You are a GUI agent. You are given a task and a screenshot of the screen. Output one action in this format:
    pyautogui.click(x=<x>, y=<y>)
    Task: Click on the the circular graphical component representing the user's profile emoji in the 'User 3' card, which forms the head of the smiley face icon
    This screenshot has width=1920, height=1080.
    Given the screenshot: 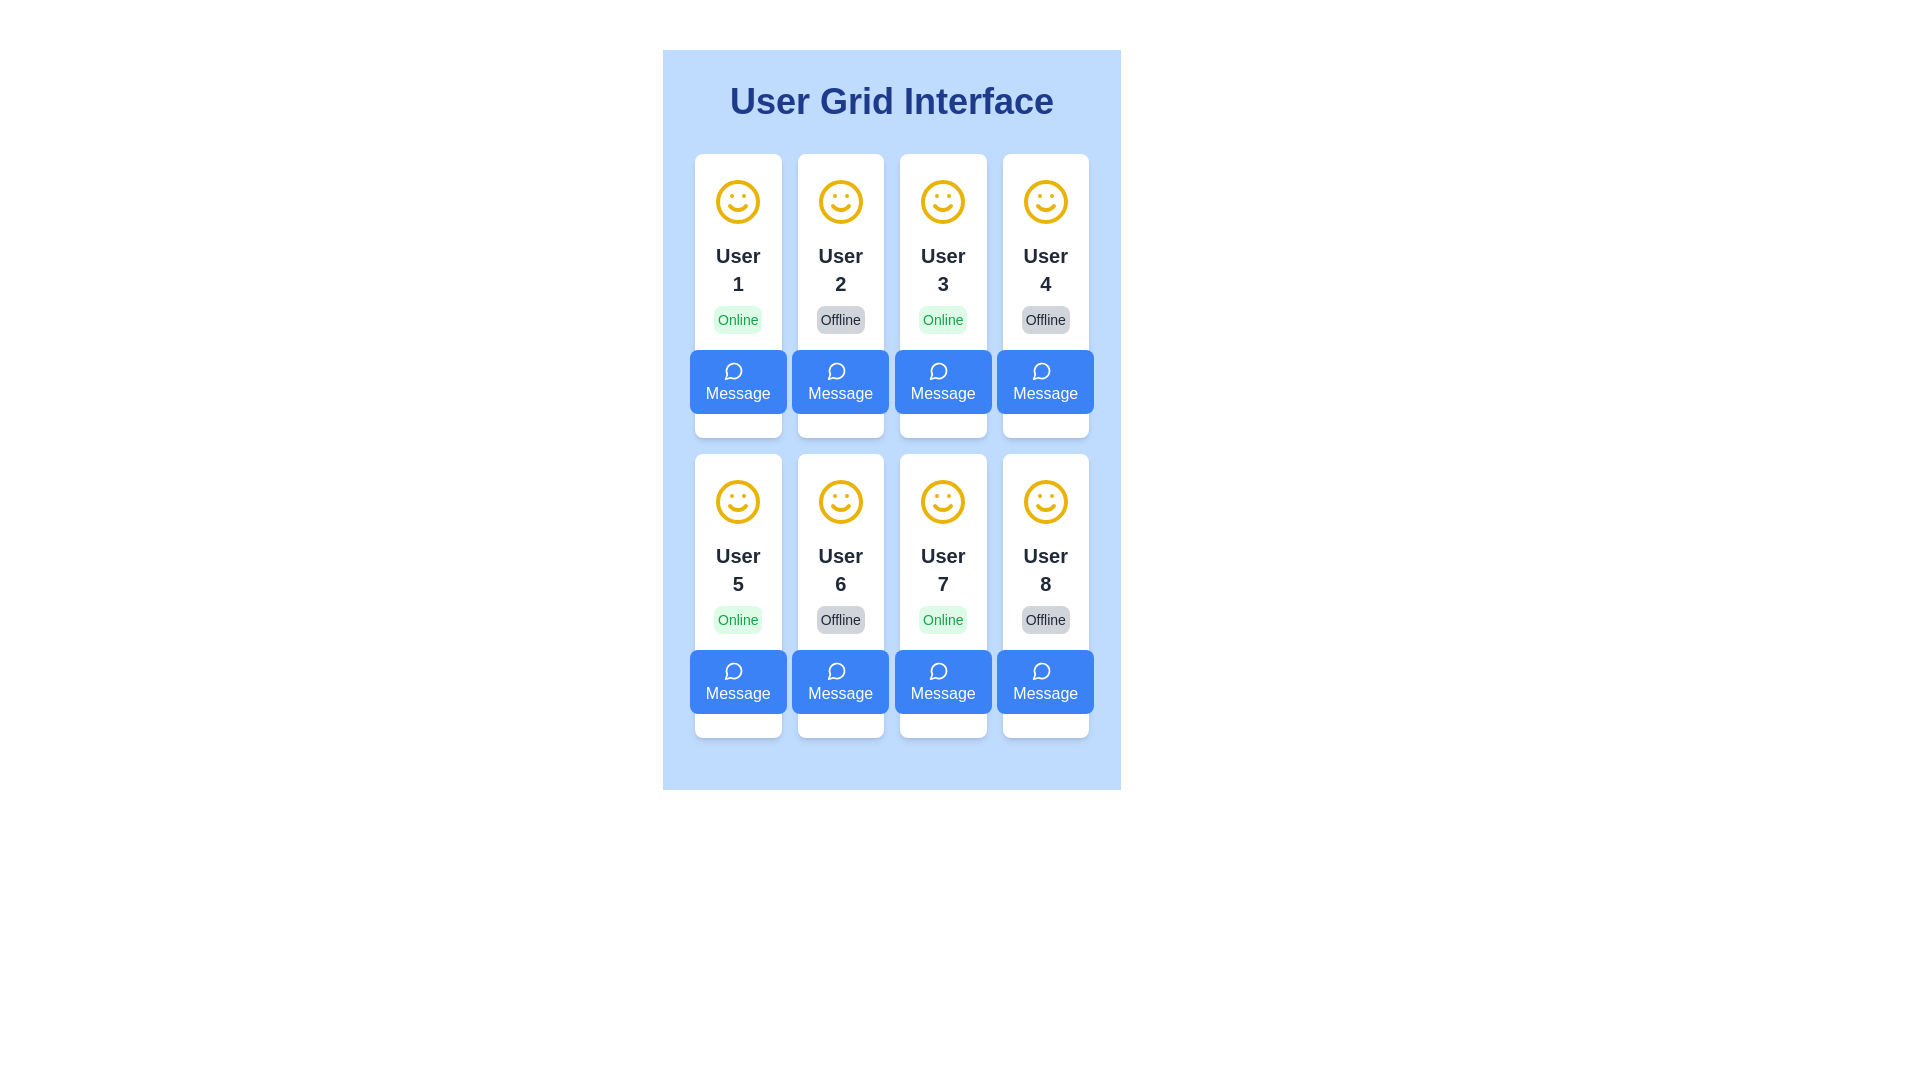 What is the action you would take?
    pyautogui.click(x=942, y=201)
    